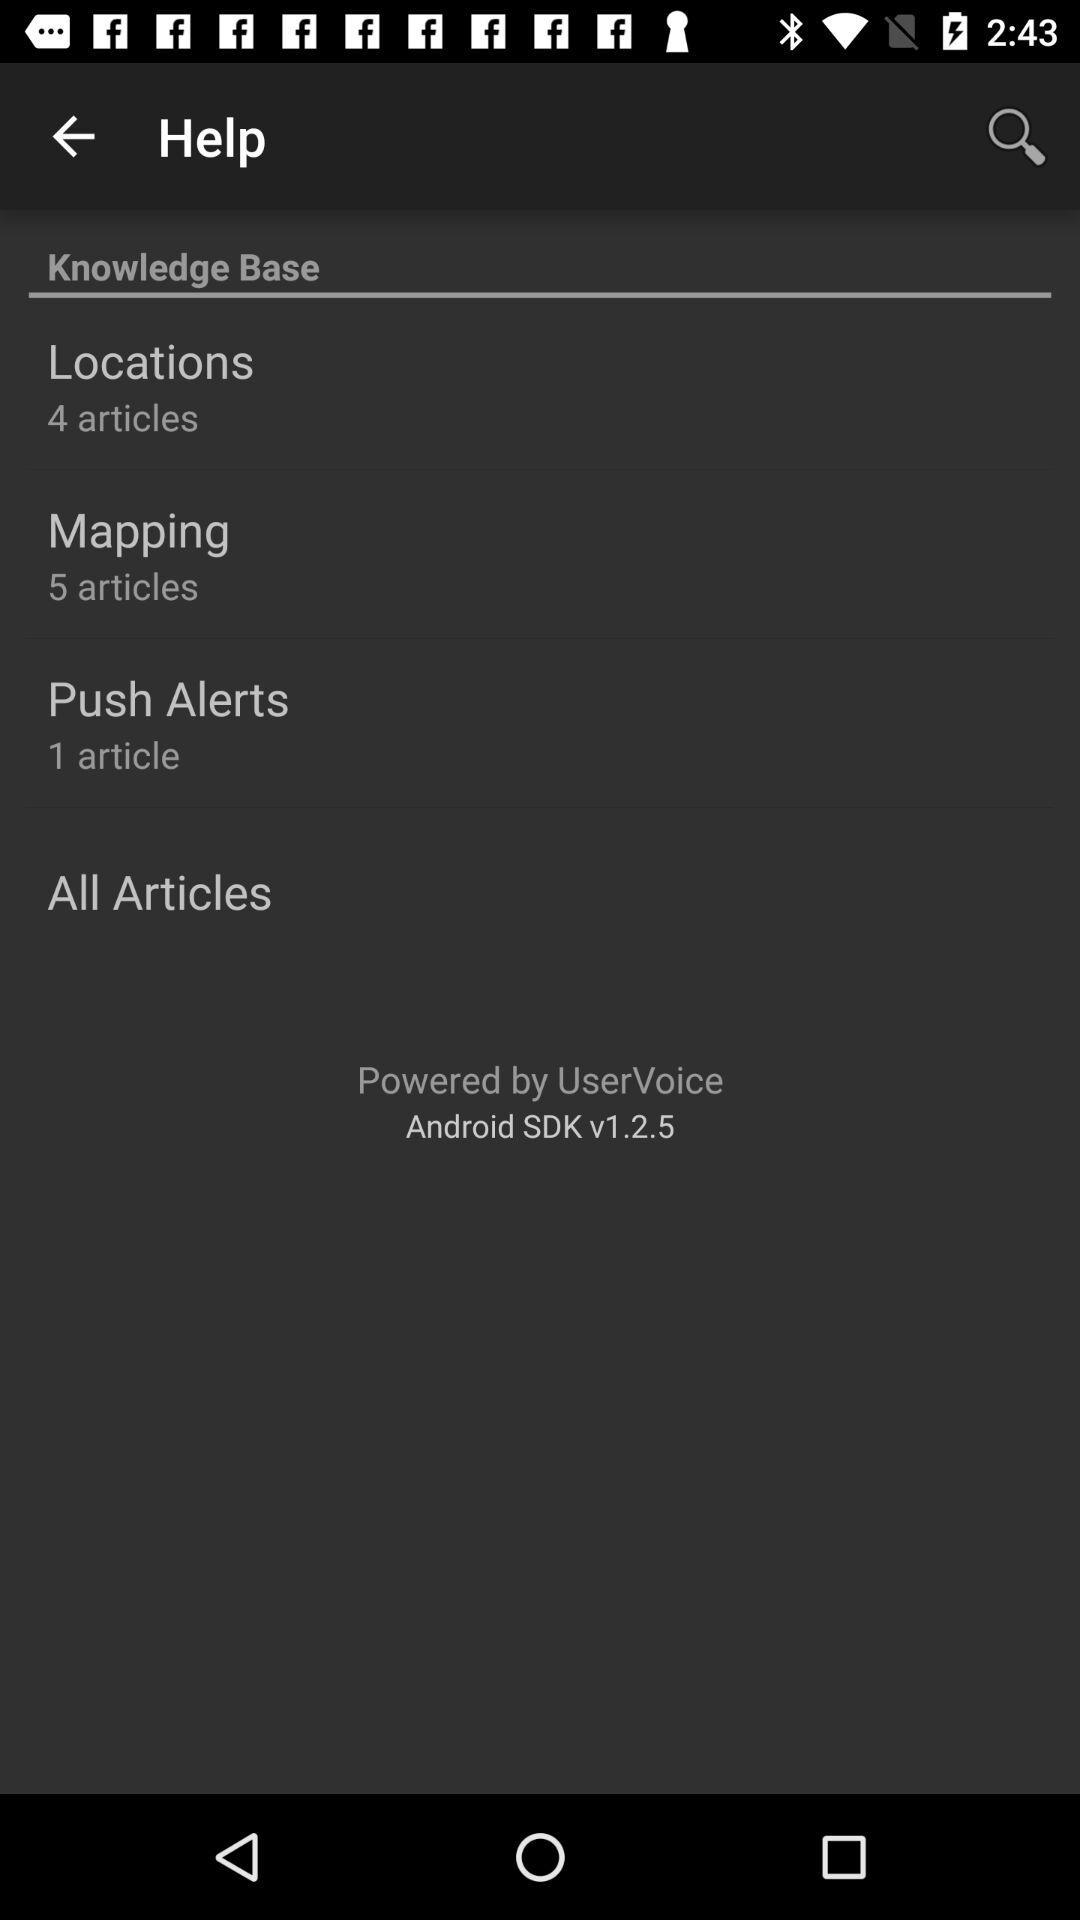 Image resolution: width=1080 pixels, height=1920 pixels. Describe the element at coordinates (540, 1078) in the screenshot. I see `icon above the android sdk v1 icon` at that location.